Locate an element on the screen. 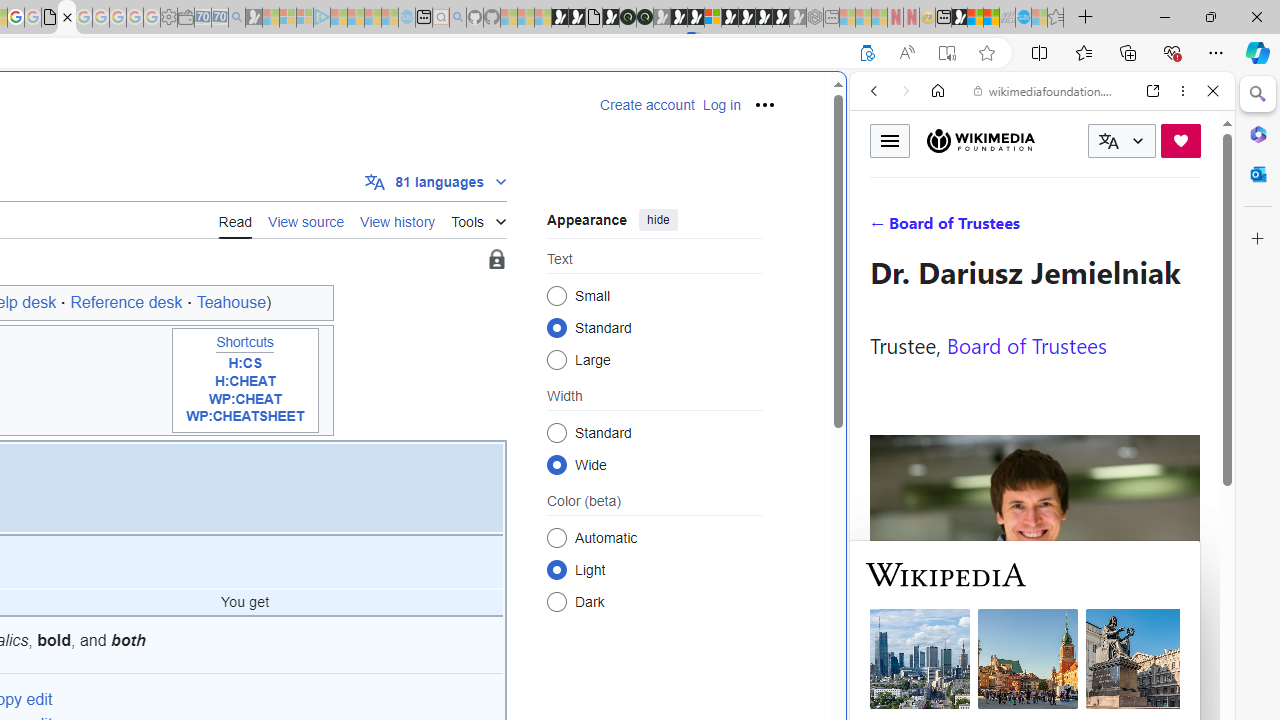 Image resolution: width=1280 pixels, height=720 pixels. 'Play Cave FRVR in your browser | Games from Microsoft Start' is located at coordinates (679, 17).